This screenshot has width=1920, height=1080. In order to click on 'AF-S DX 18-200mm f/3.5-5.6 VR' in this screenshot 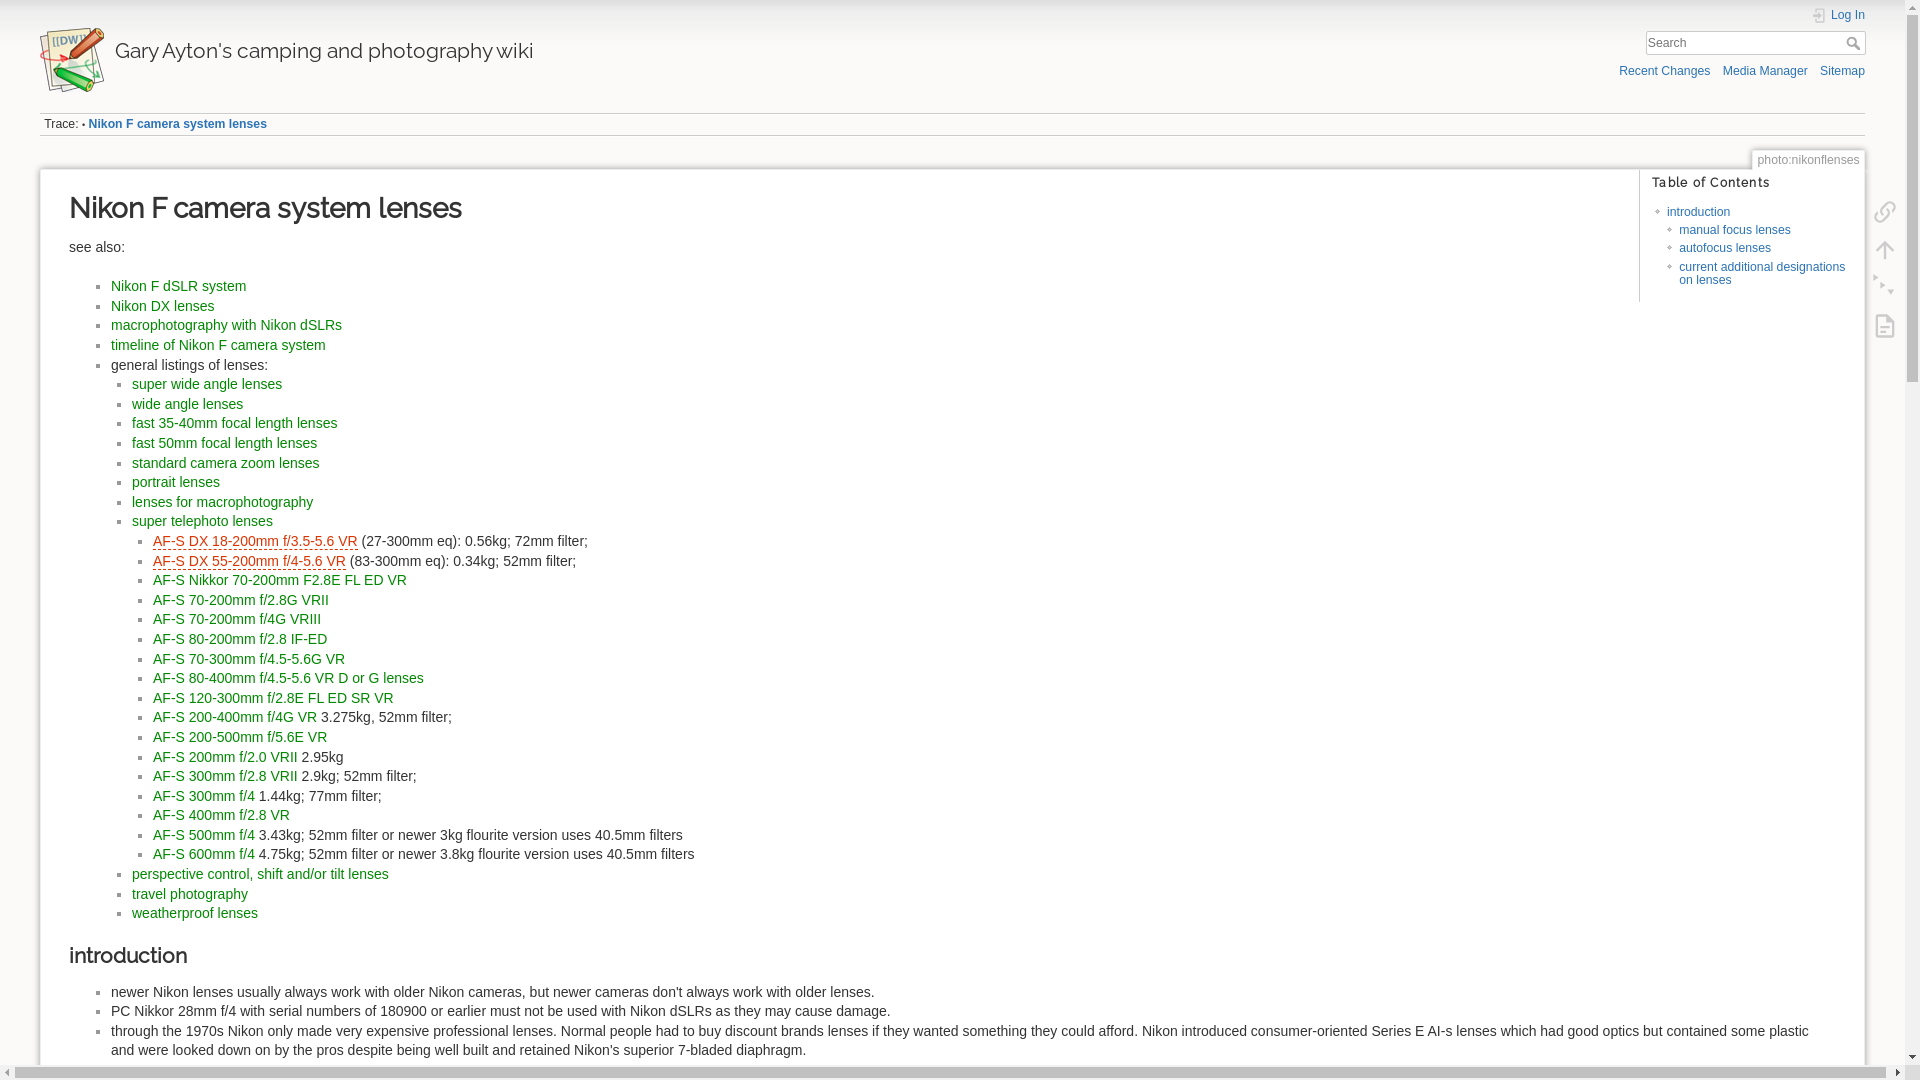, I will do `click(254, 541)`.